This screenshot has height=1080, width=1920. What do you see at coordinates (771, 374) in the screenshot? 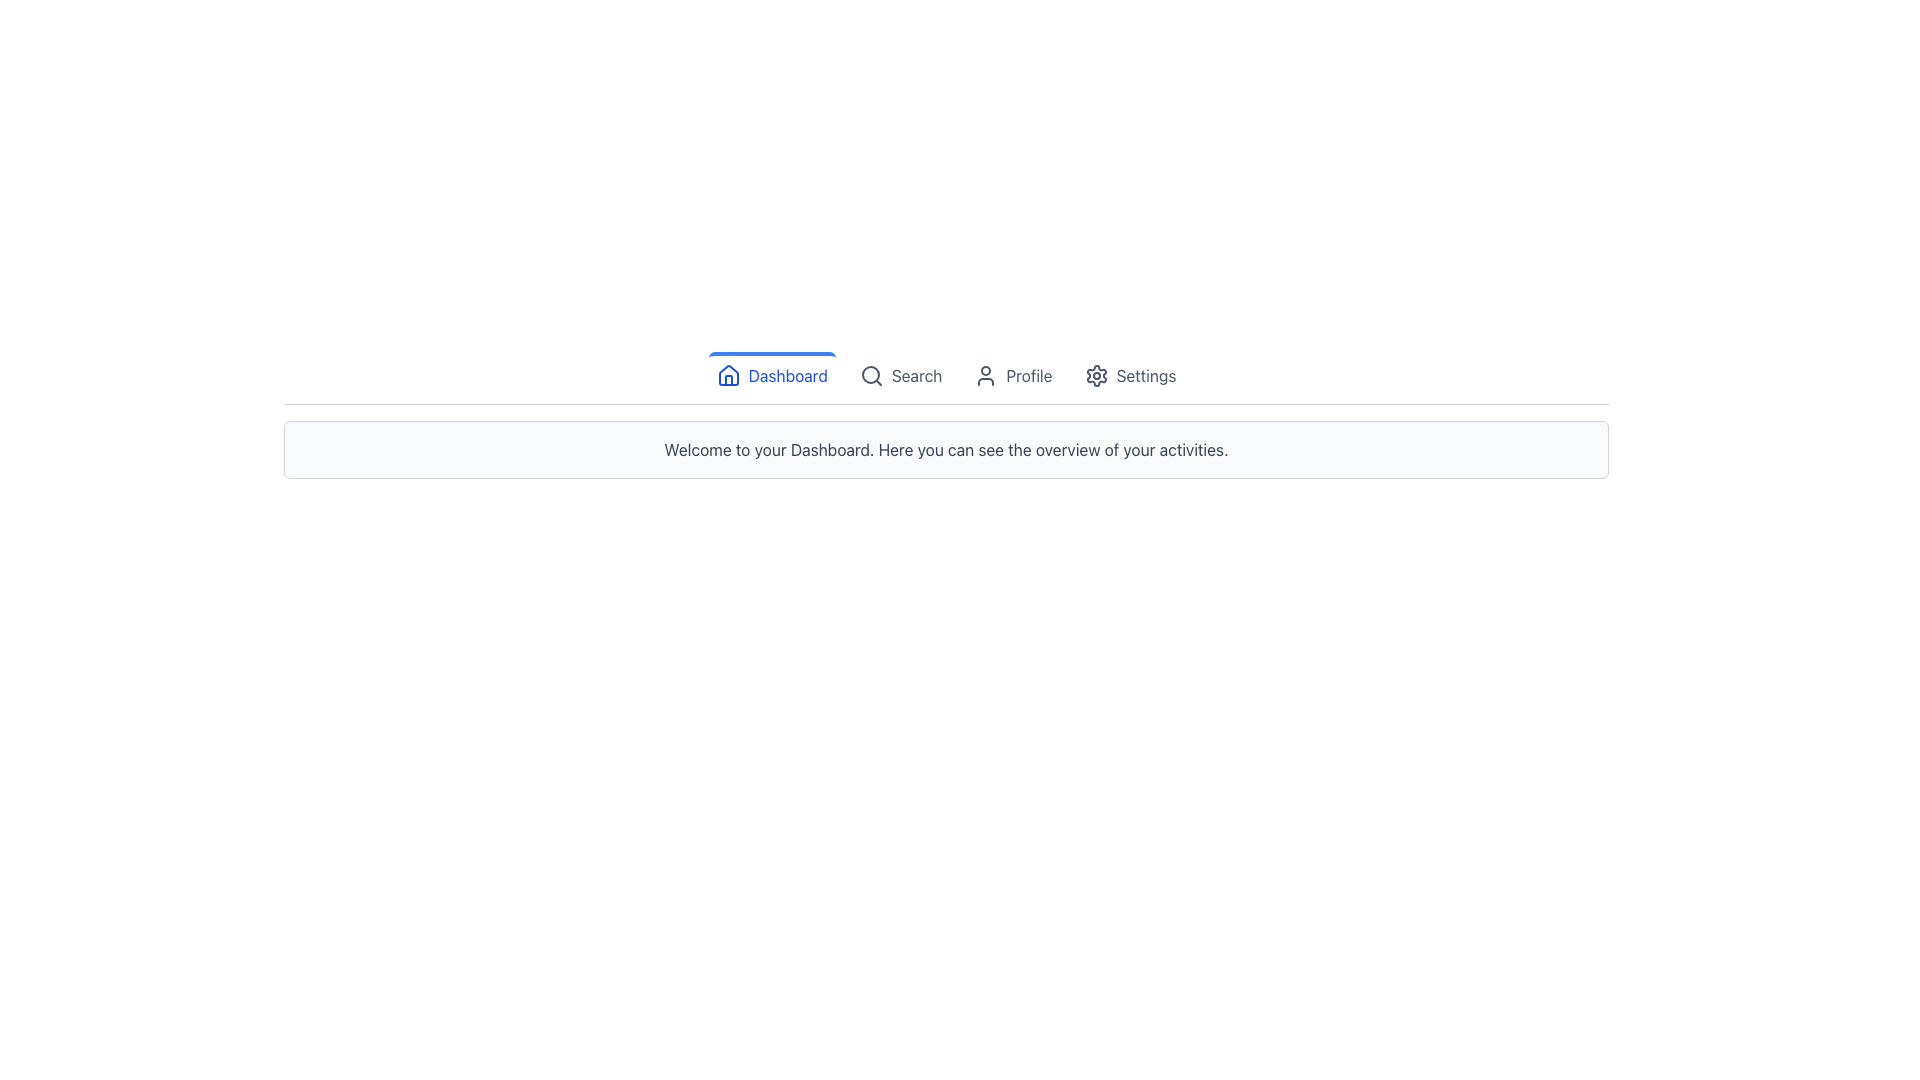
I see `the blue 'Dashboard' button with a house icon` at bounding box center [771, 374].